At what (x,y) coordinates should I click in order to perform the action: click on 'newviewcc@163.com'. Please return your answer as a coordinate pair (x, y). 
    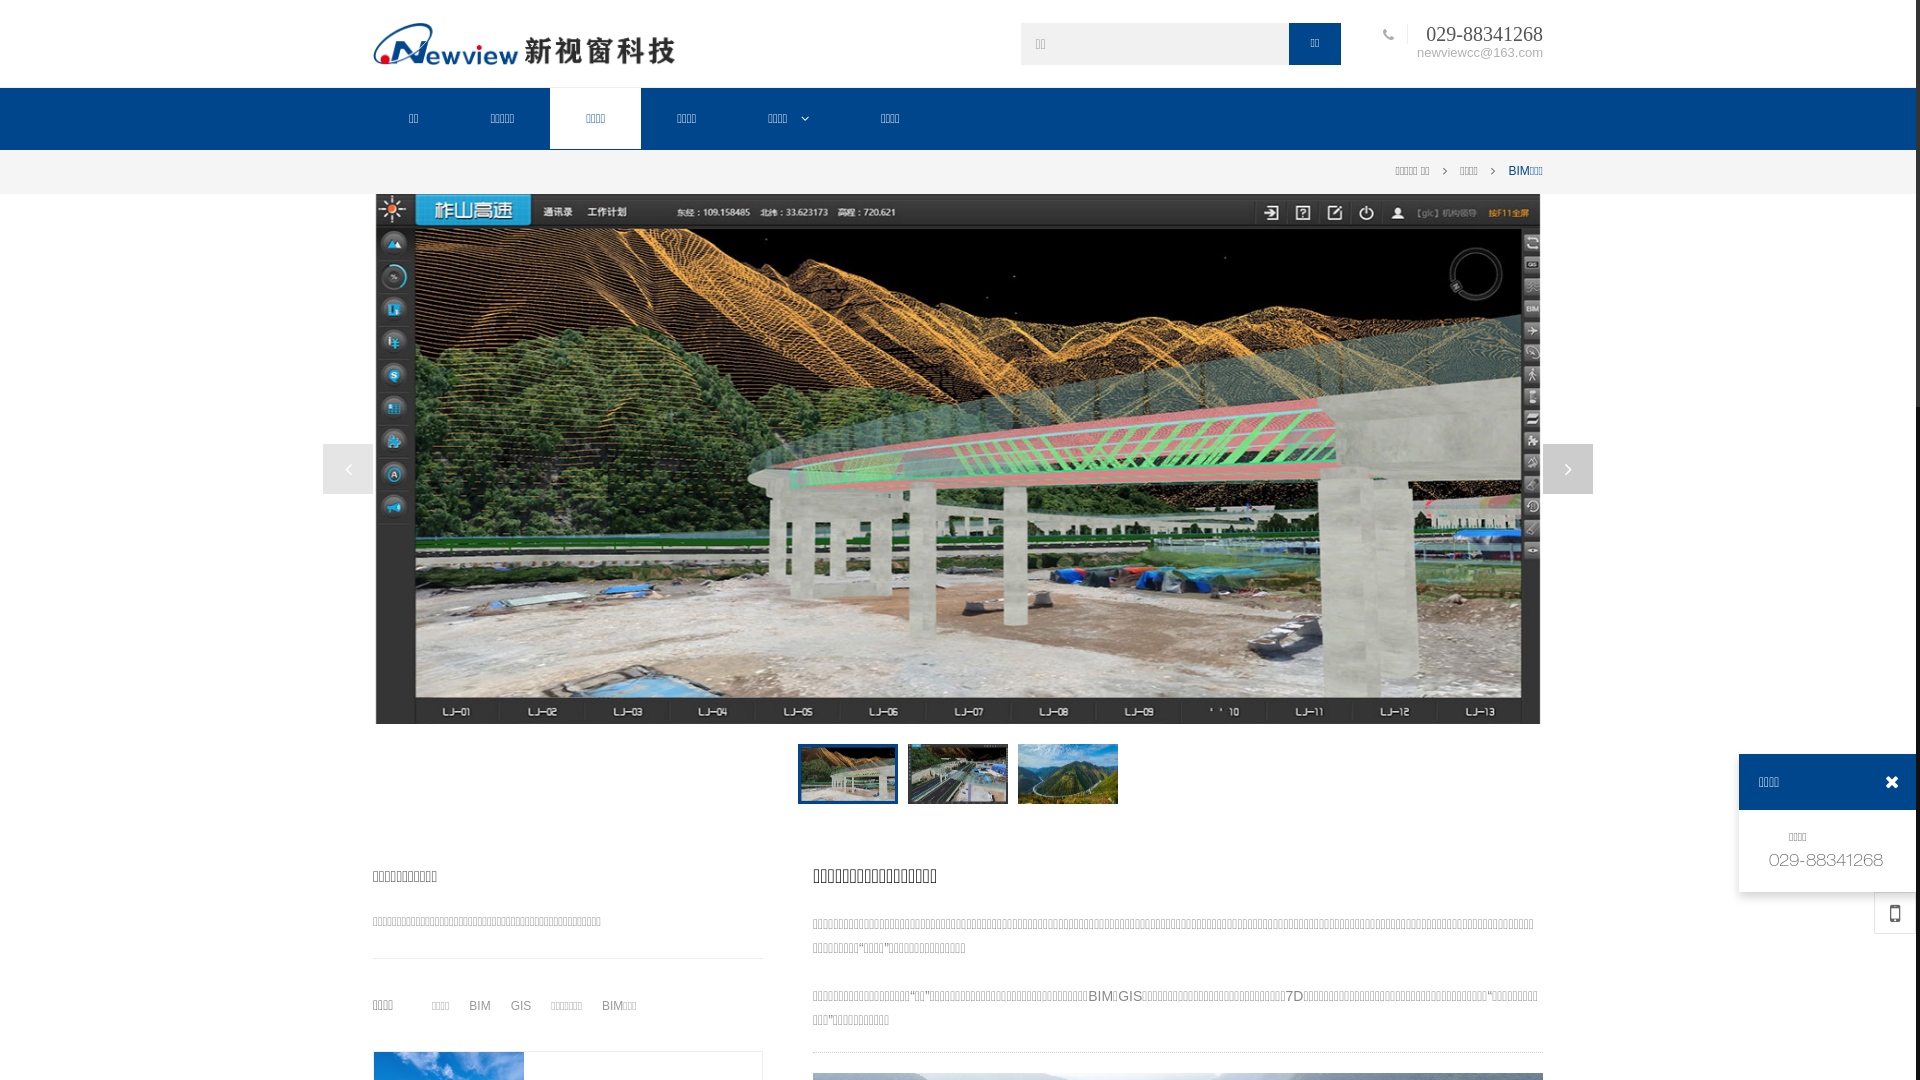
    Looking at the image, I should click on (1474, 50).